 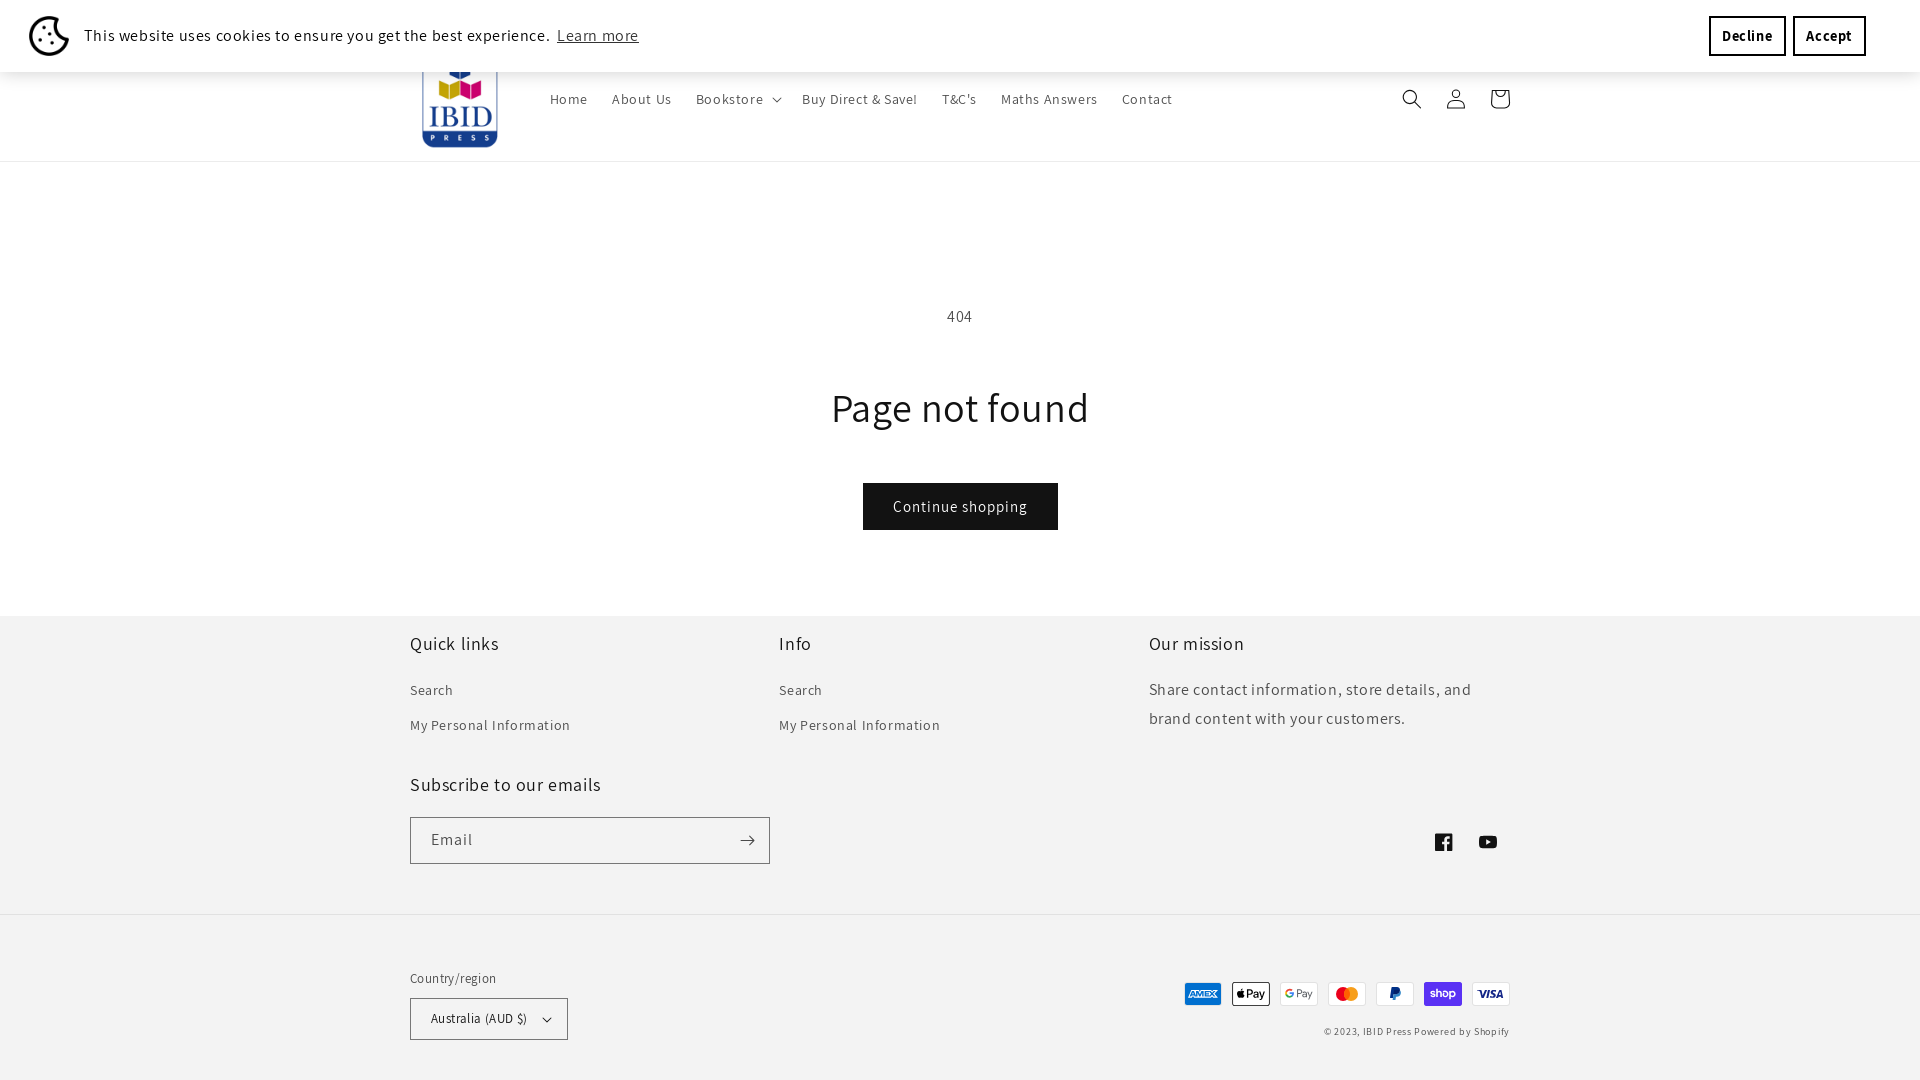 I want to click on 'Decline', so click(x=1746, y=35).